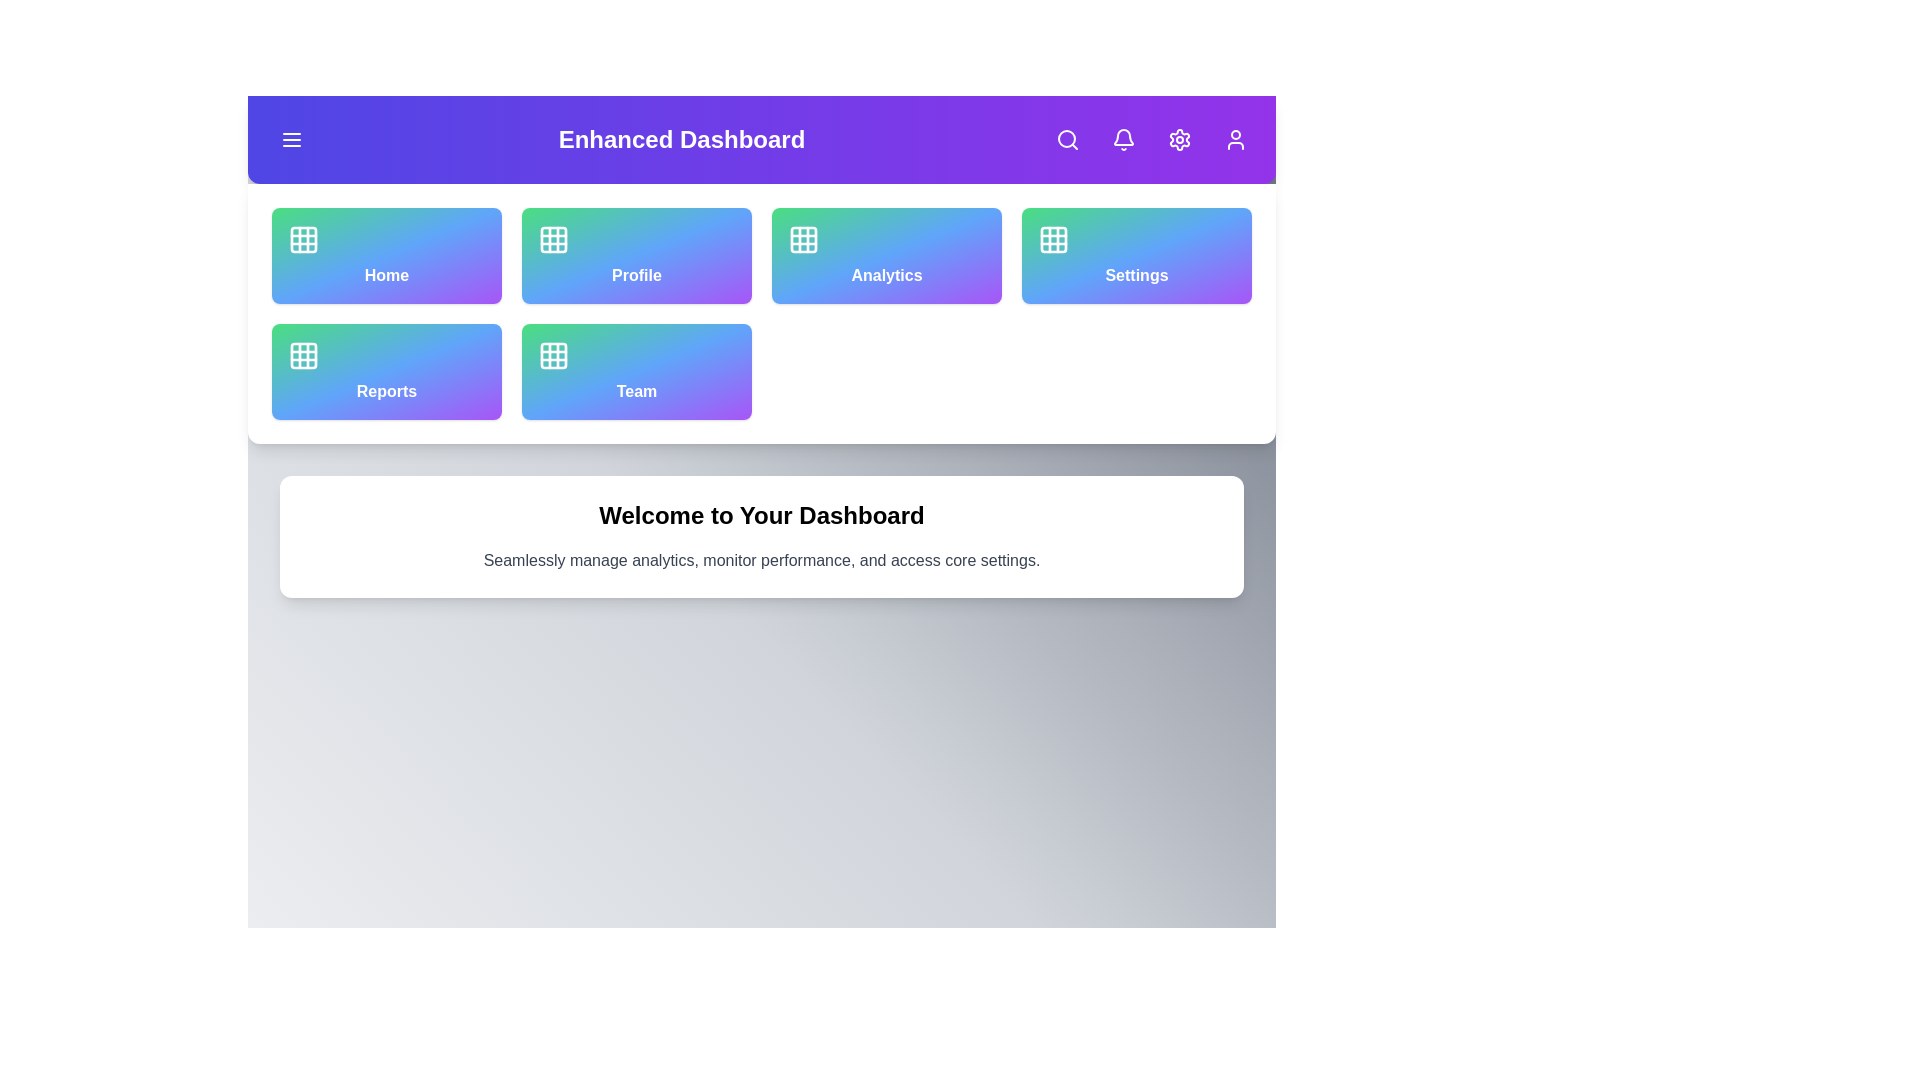 Image resolution: width=1920 pixels, height=1080 pixels. I want to click on the navigation option Analytics by clicking its corresponding button, so click(886, 254).